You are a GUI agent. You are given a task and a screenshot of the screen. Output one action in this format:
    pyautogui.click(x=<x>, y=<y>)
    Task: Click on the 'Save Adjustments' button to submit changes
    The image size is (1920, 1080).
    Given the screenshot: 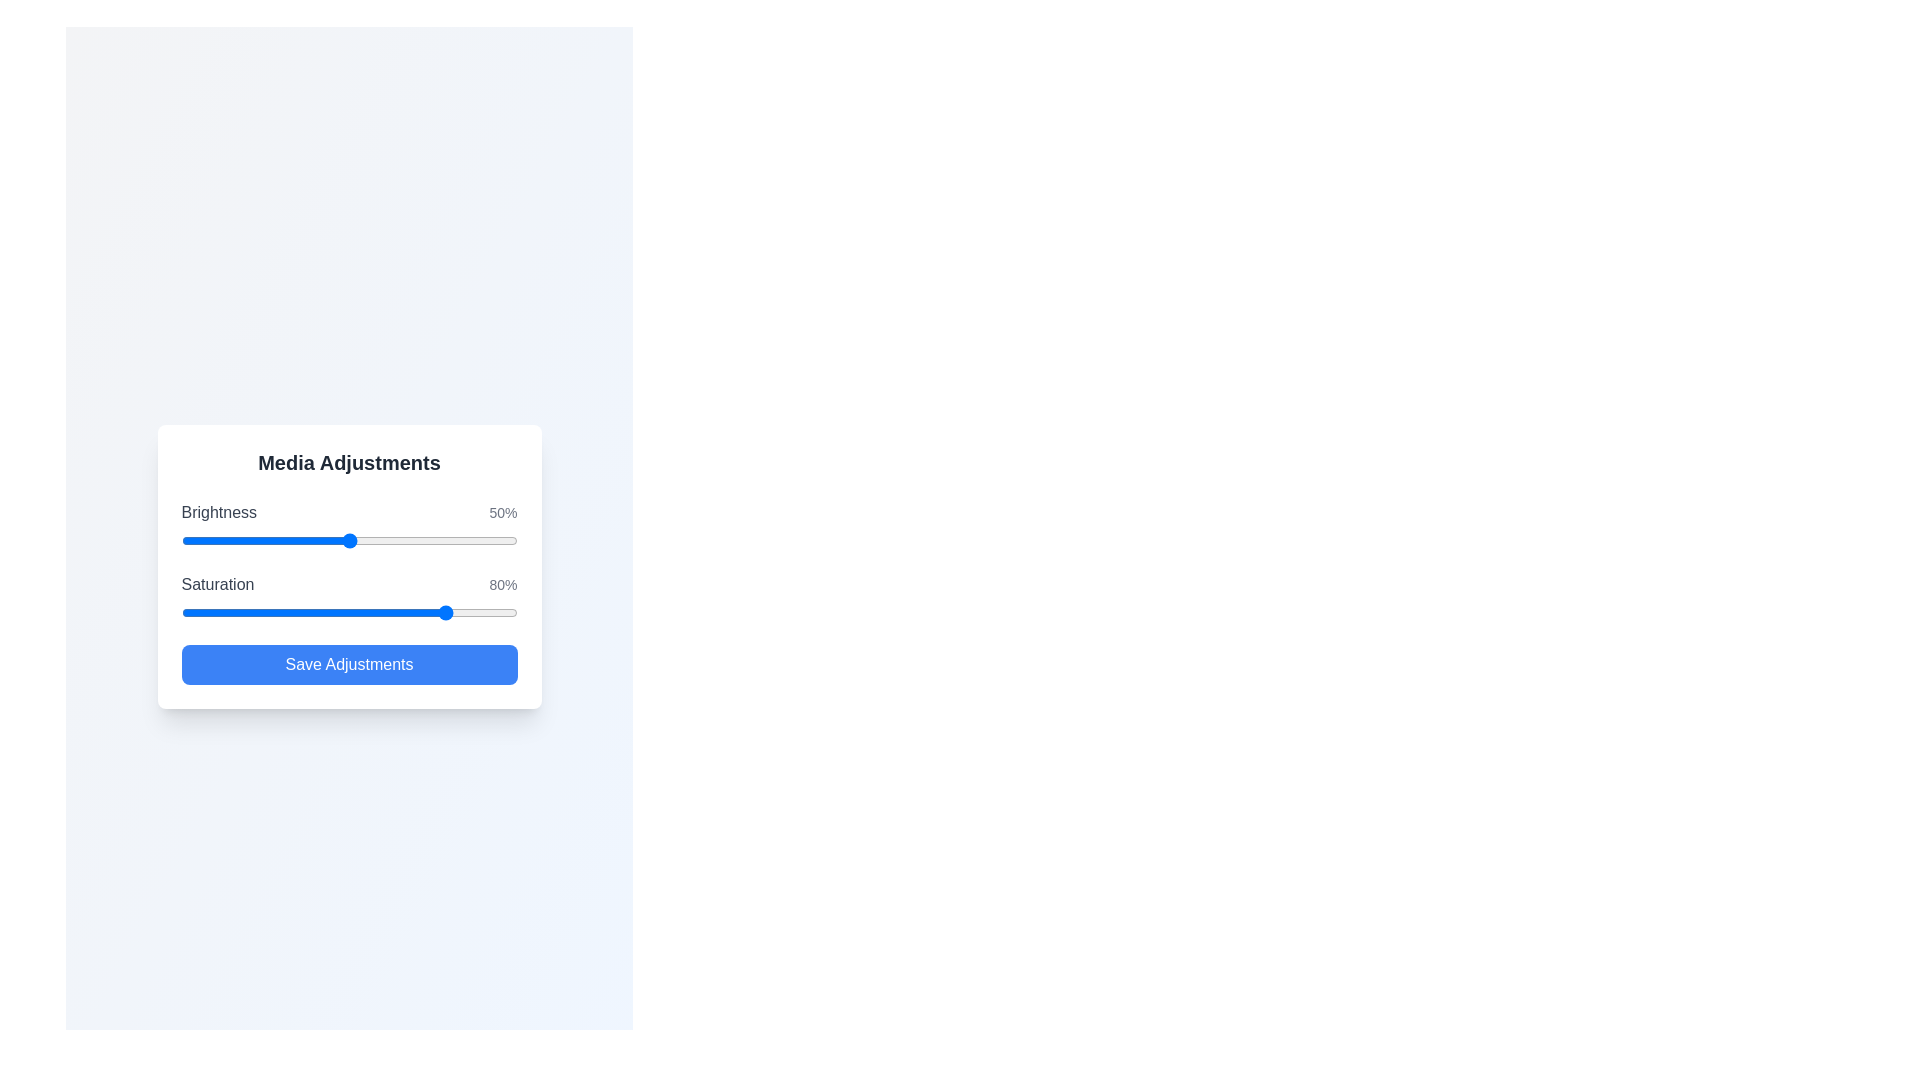 What is the action you would take?
    pyautogui.click(x=349, y=664)
    